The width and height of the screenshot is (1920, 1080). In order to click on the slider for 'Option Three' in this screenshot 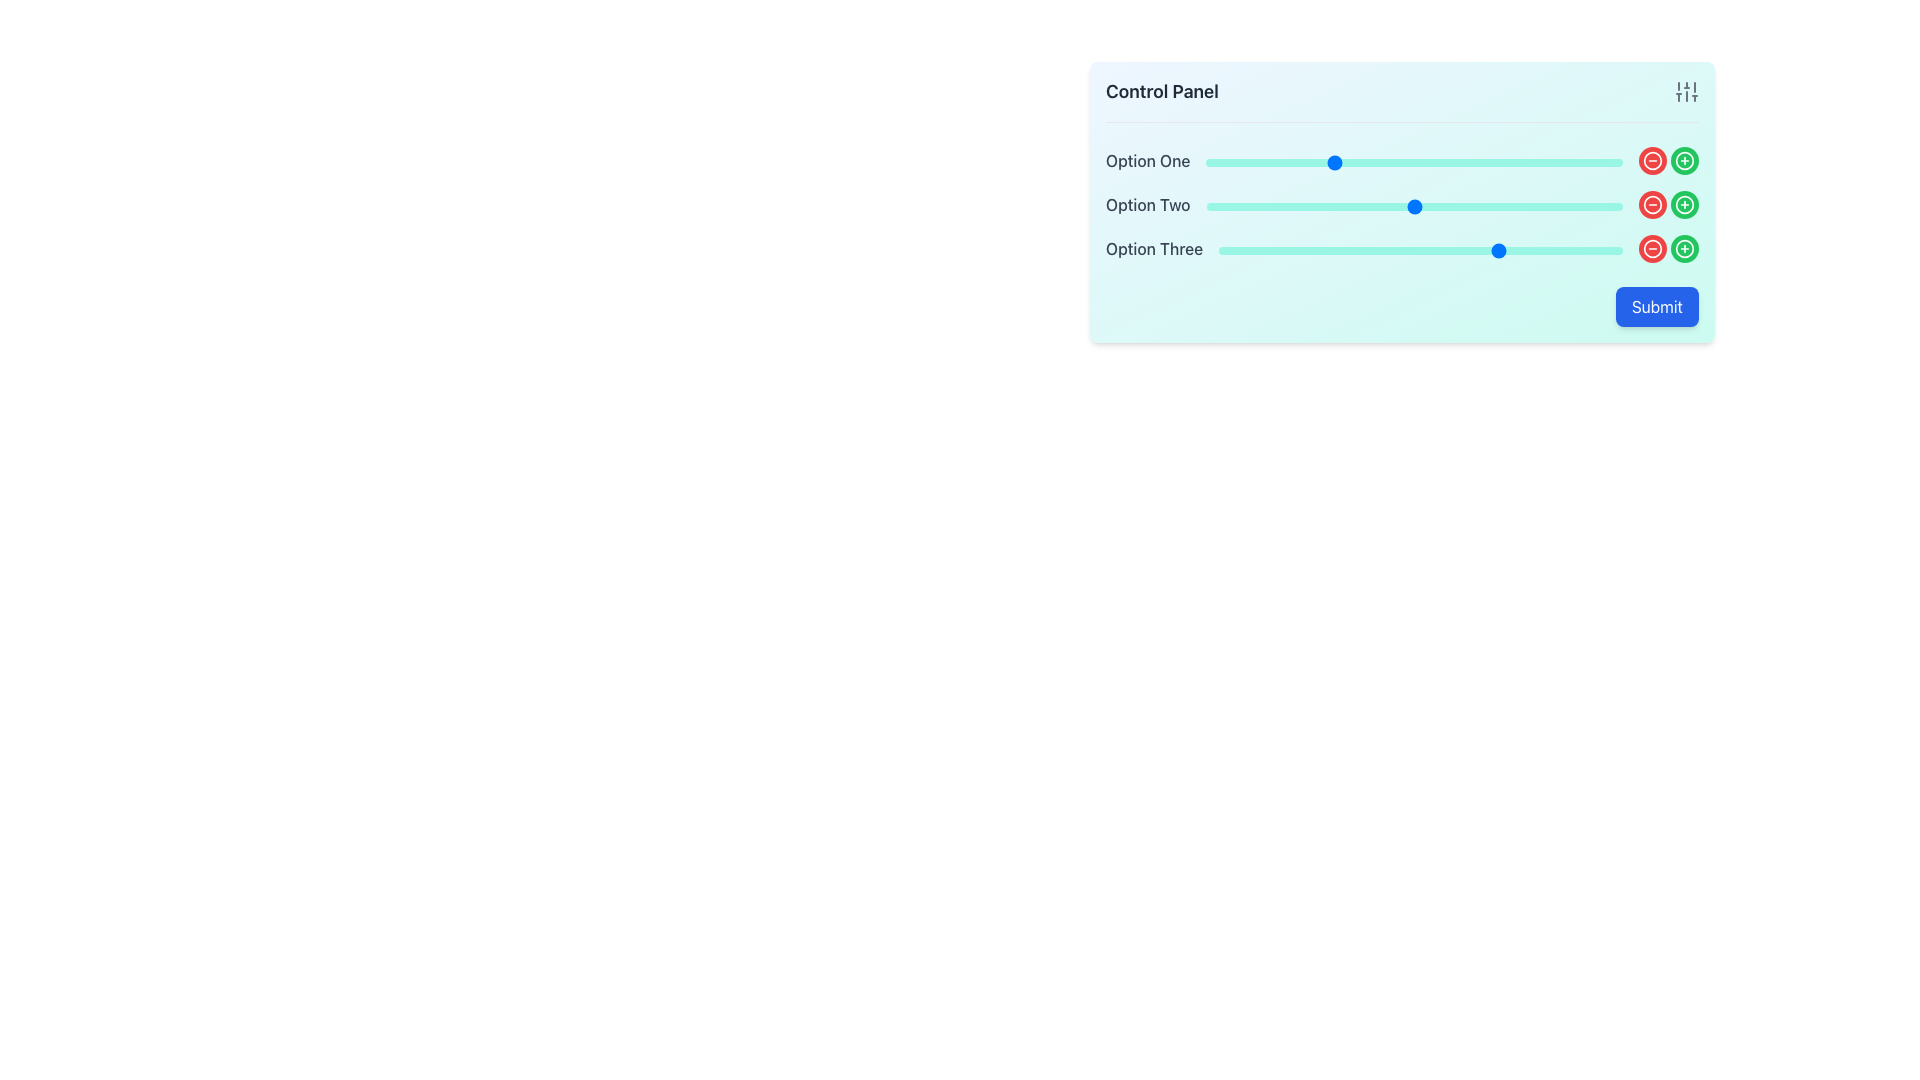, I will do `click(1593, 249)`.